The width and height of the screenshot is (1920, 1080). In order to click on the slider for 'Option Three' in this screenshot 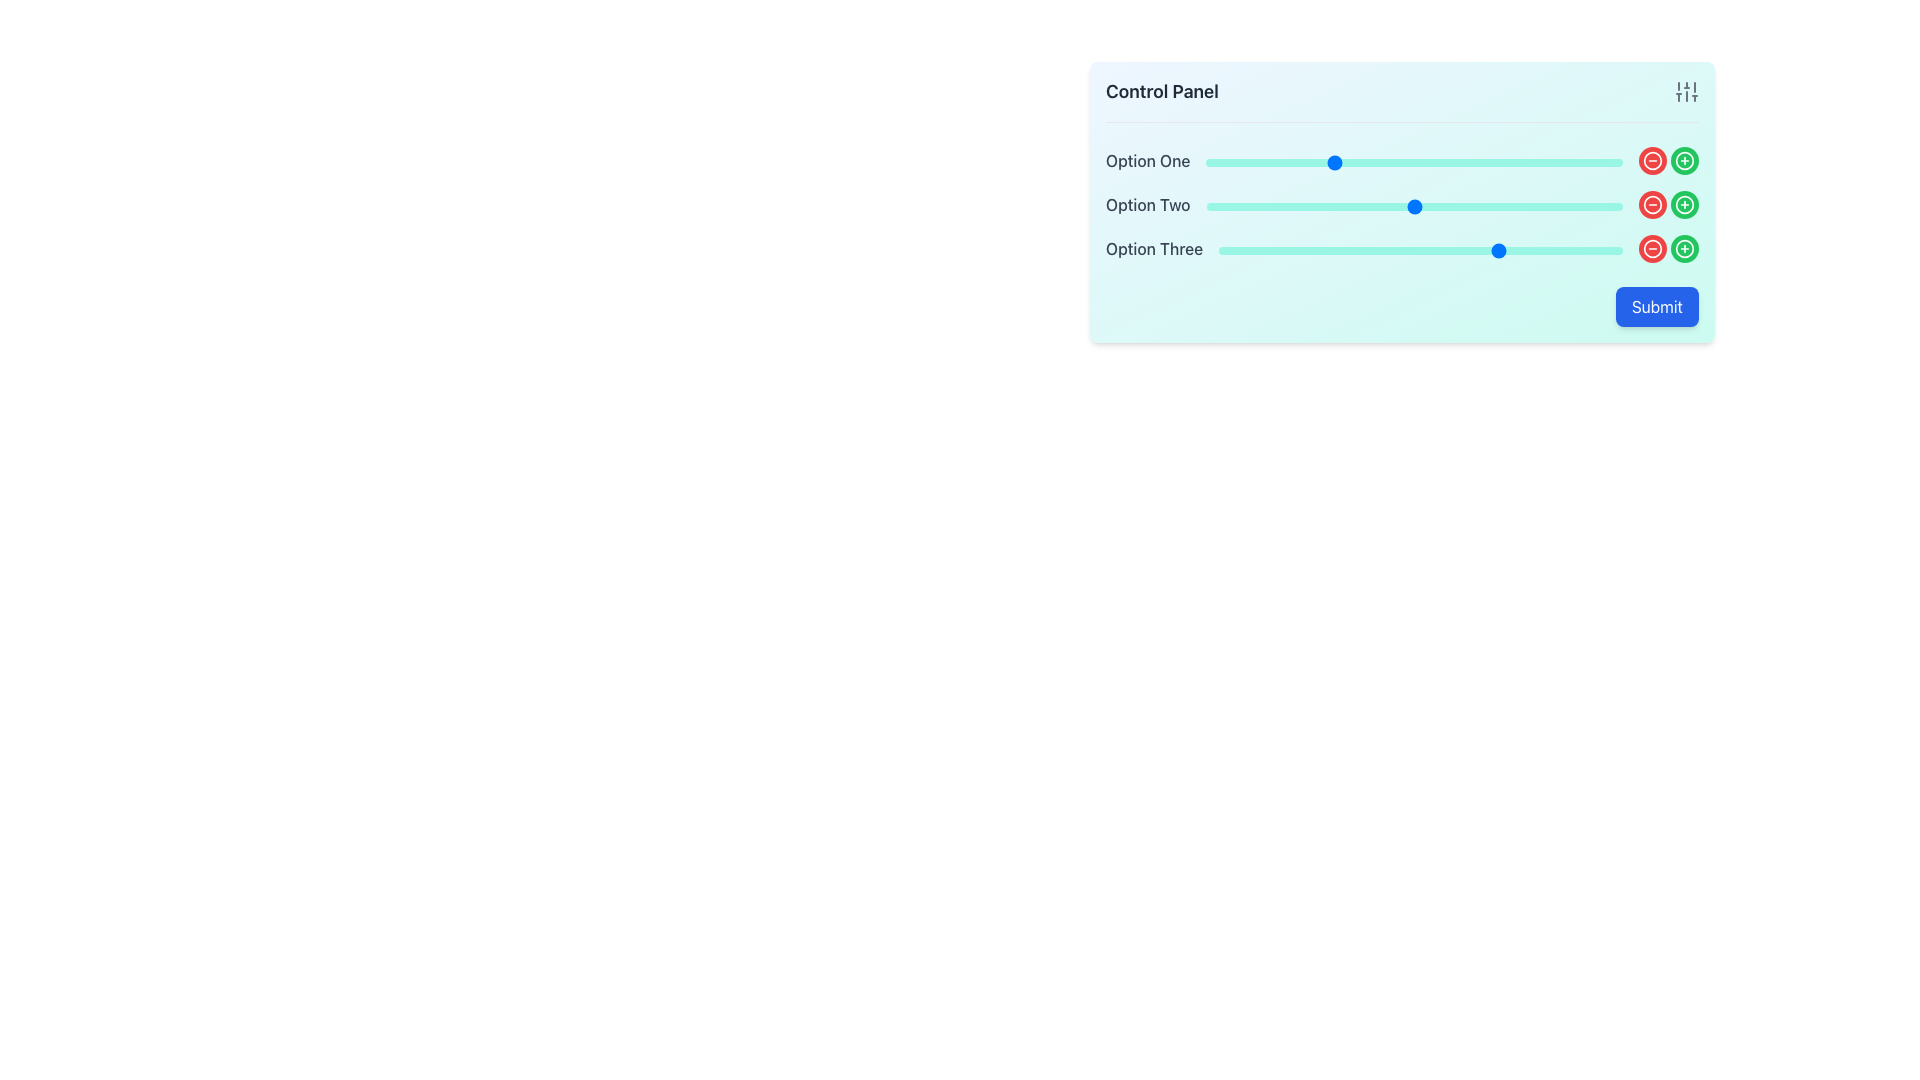, I will do `click(1593, 249)`.